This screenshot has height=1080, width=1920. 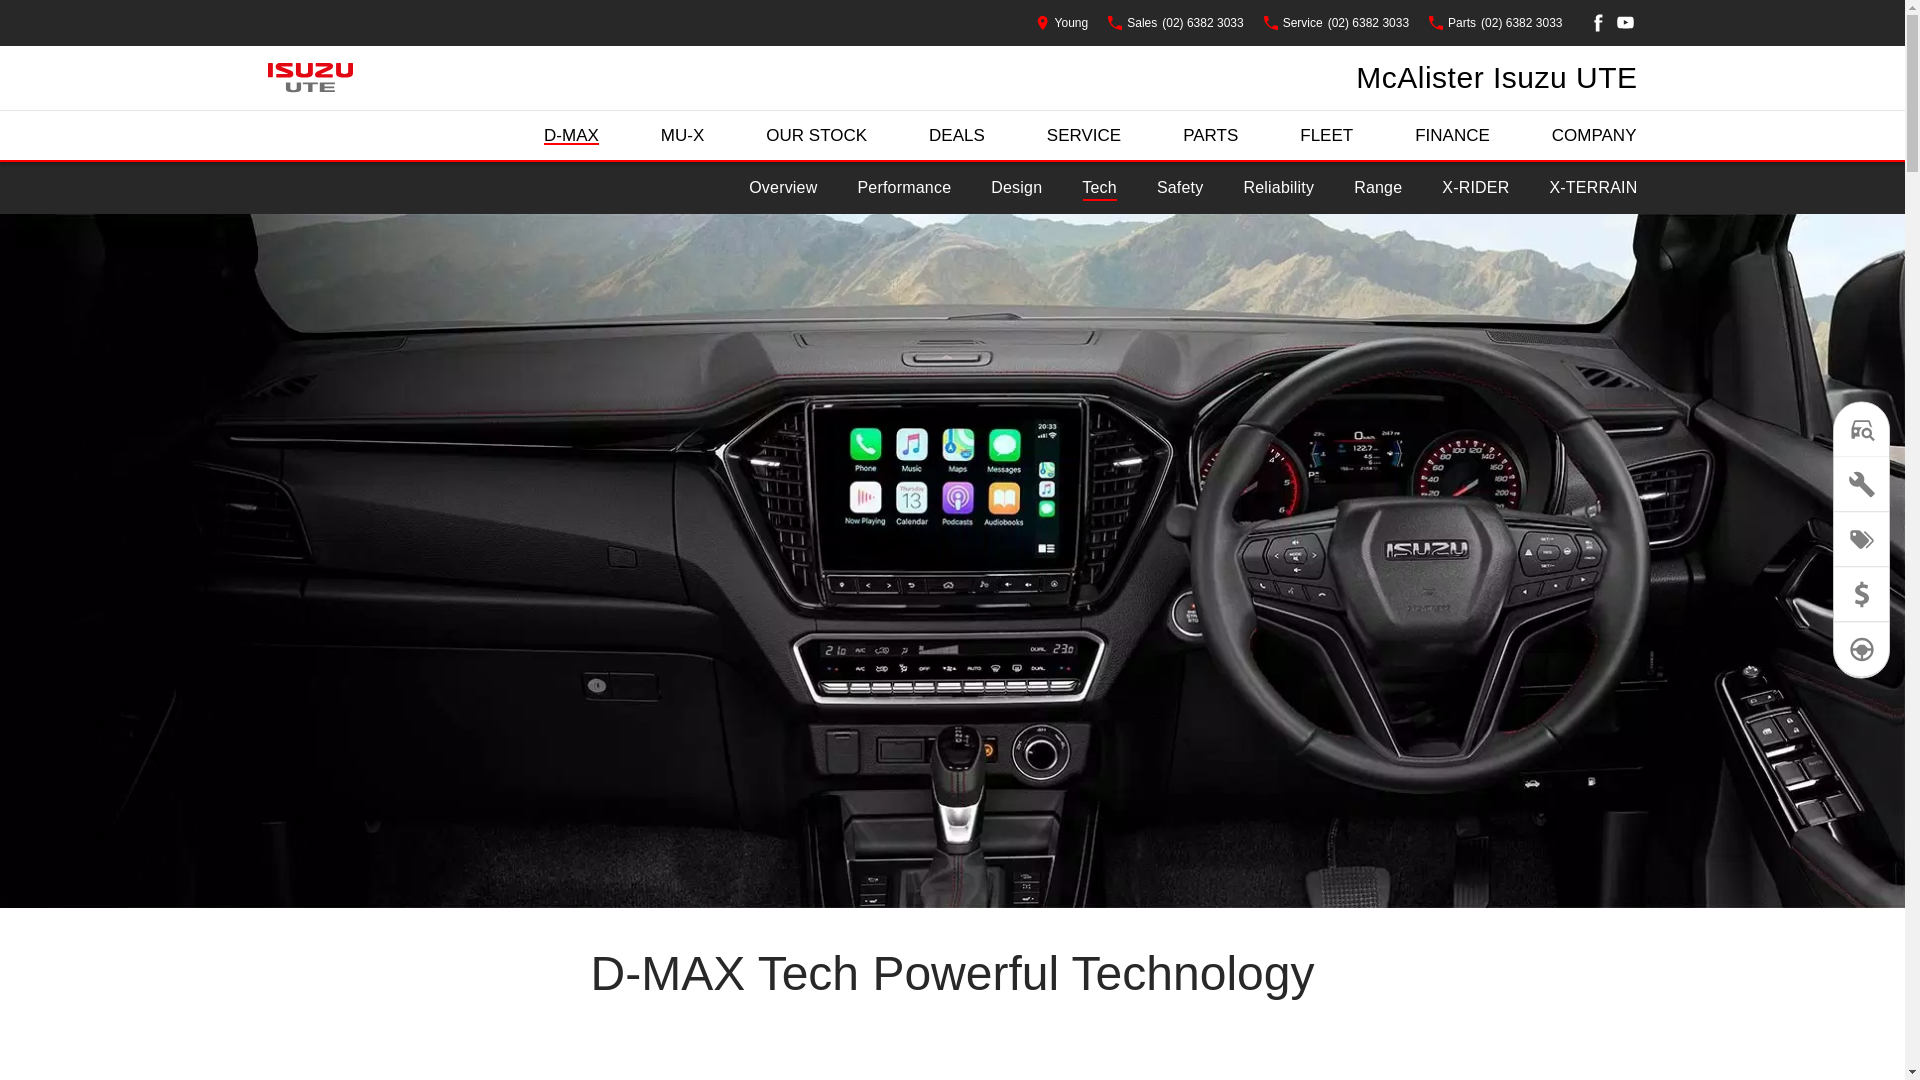 What do you see at coordinates (1209, 135) in the screenshot?
I see `'PARTS'` at bounding box center [1209, 135].